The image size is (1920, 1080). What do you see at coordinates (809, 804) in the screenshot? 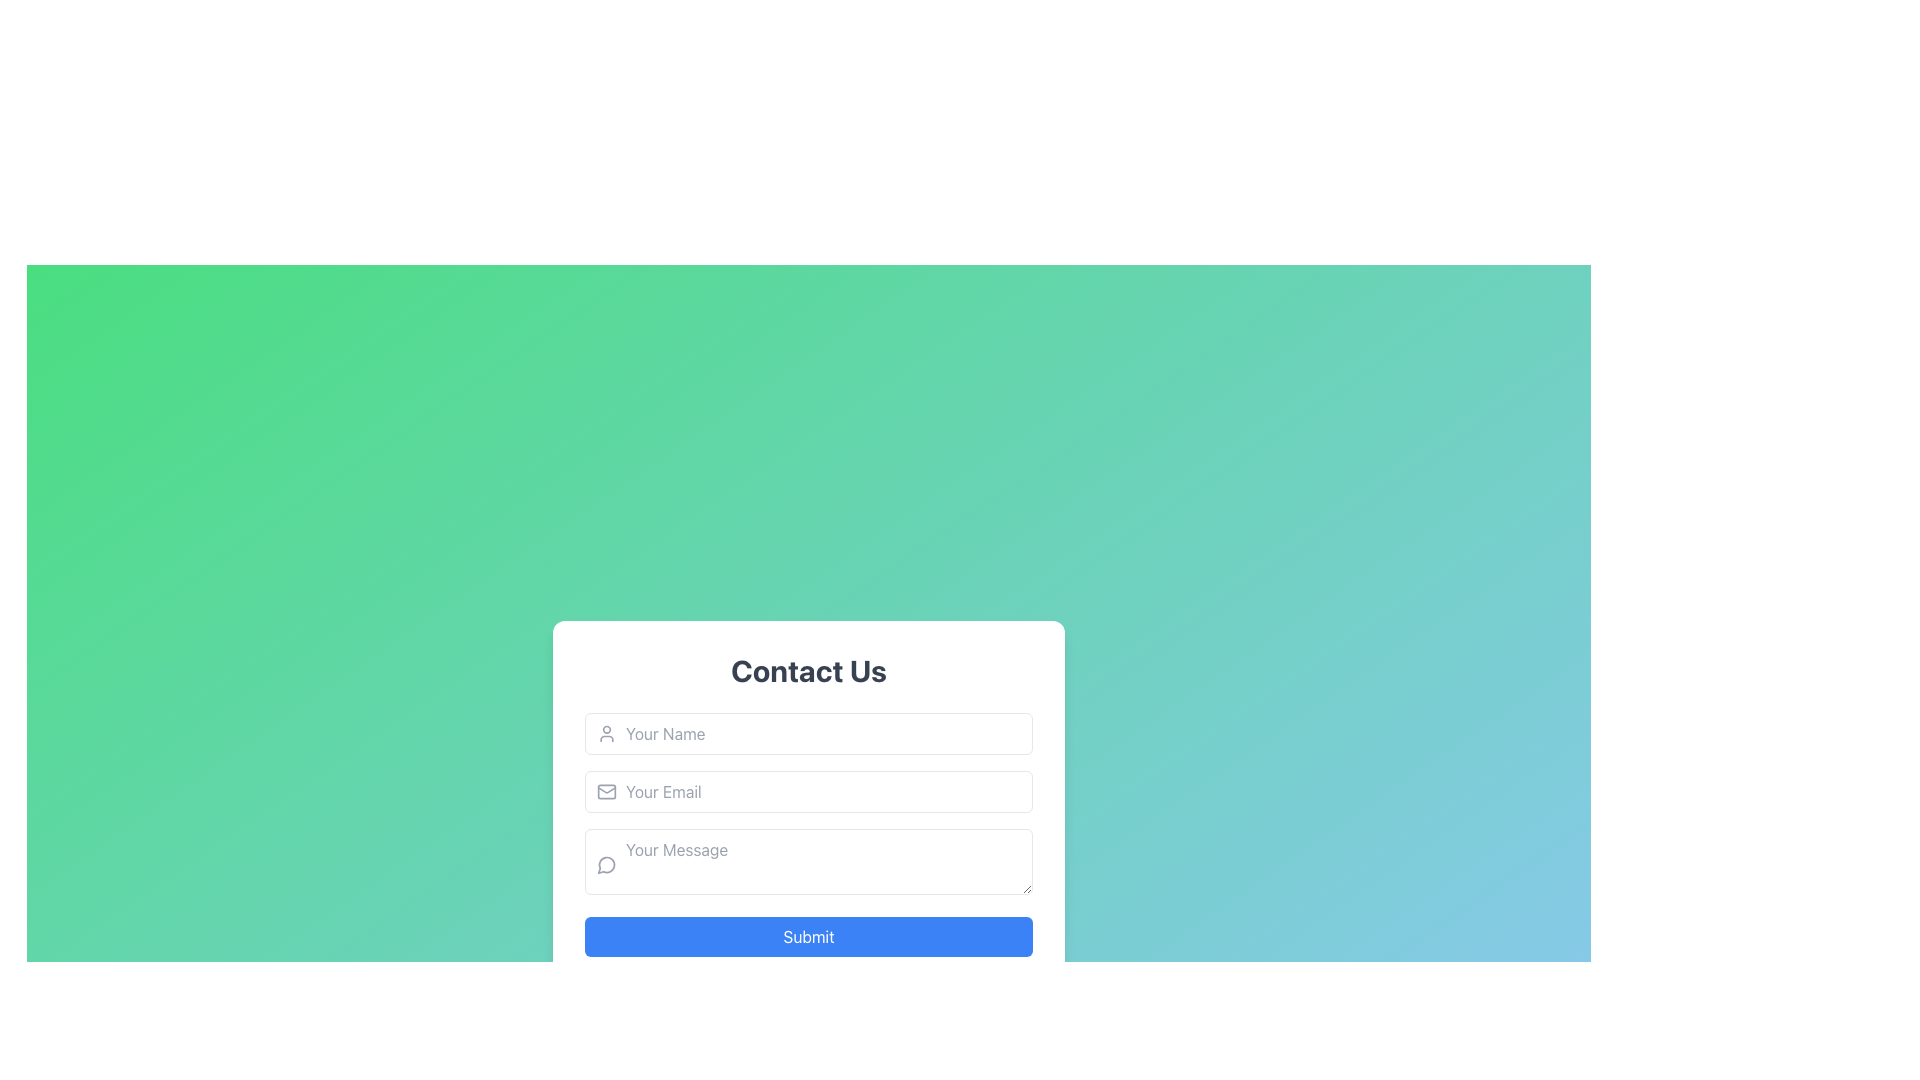
I see `the email input field in the 'Contact Us' form to focus on it` at bounding box center [809, 804].